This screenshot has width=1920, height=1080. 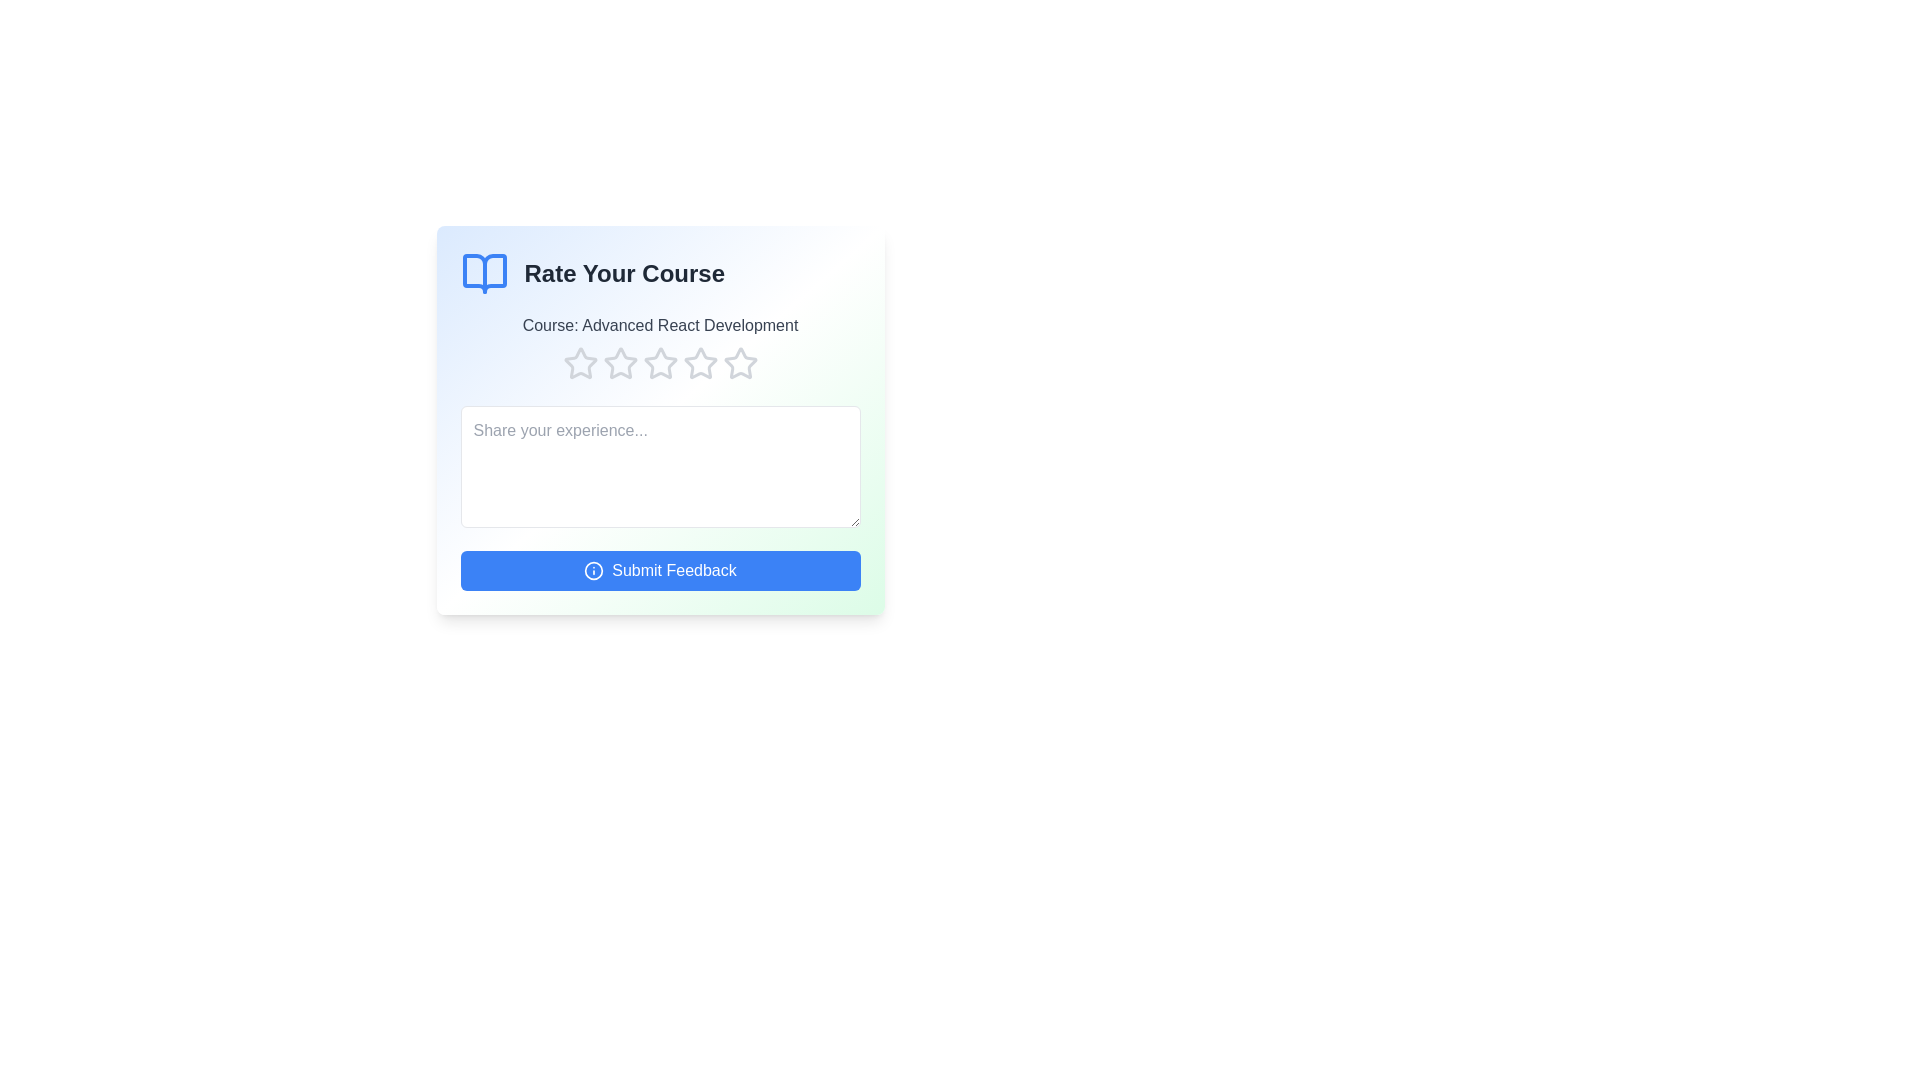 I want to click on the course rating to 3 stars by clicking on the corresponding star, so click(x=660, y=363).